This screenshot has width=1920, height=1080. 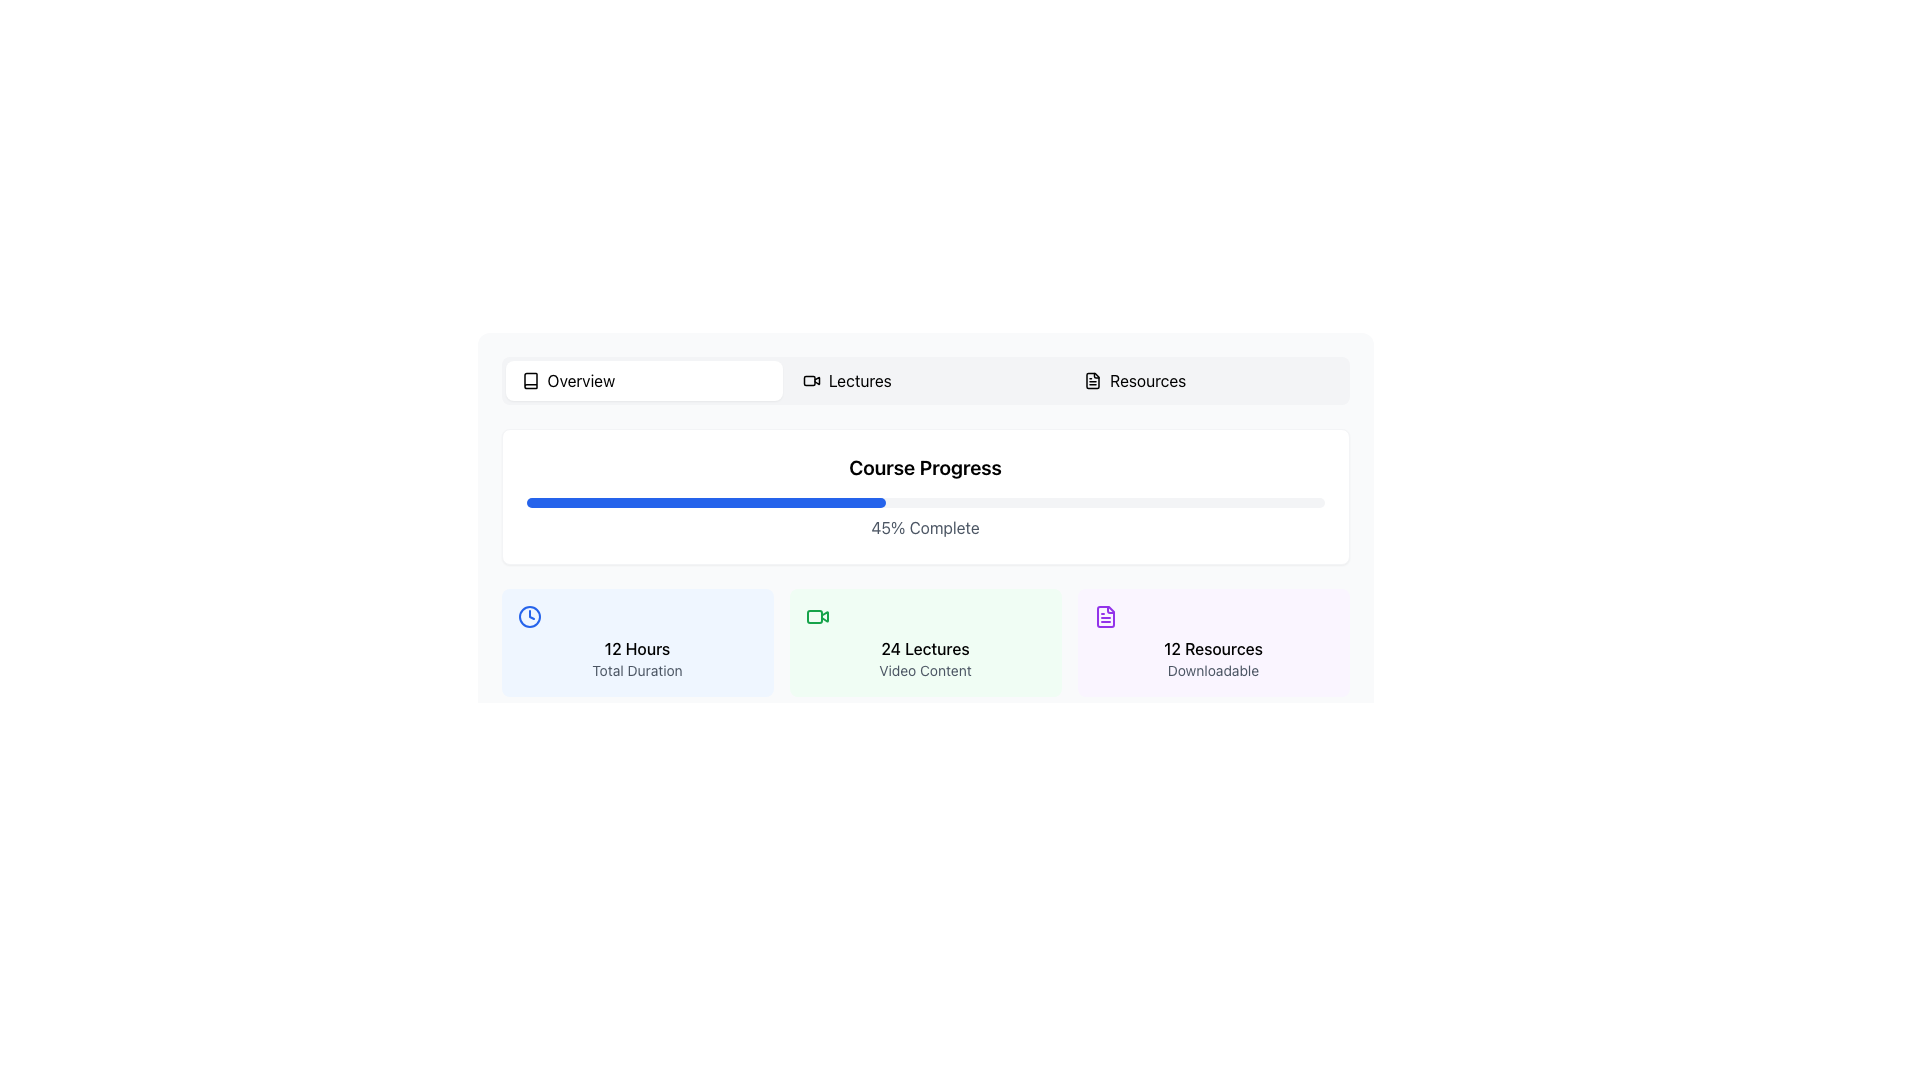 I want to click on the text label displaying 'Video Content' in a small-sized gray font, which is located within a green-highlighted rectangular card, beneath the larger text '24 Lectures', so click(x=924, y=671).